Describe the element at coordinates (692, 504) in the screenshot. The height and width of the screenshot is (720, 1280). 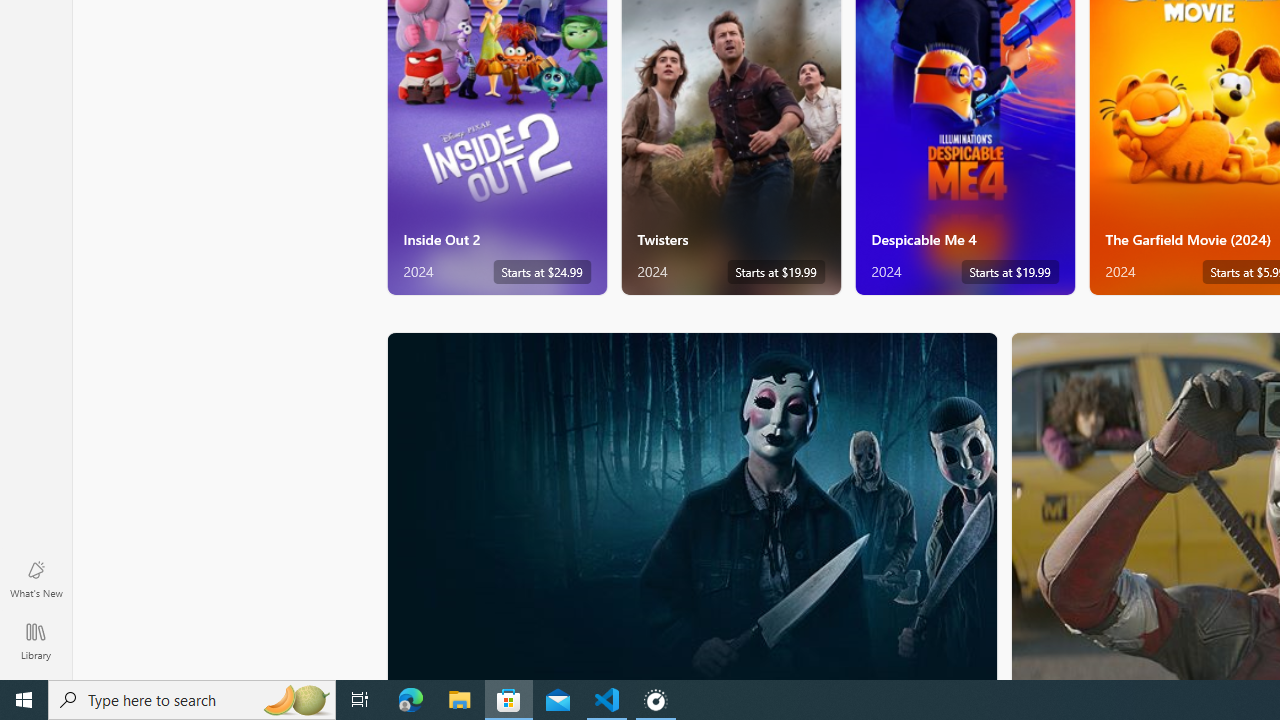
I see `'Horror'` at that location.